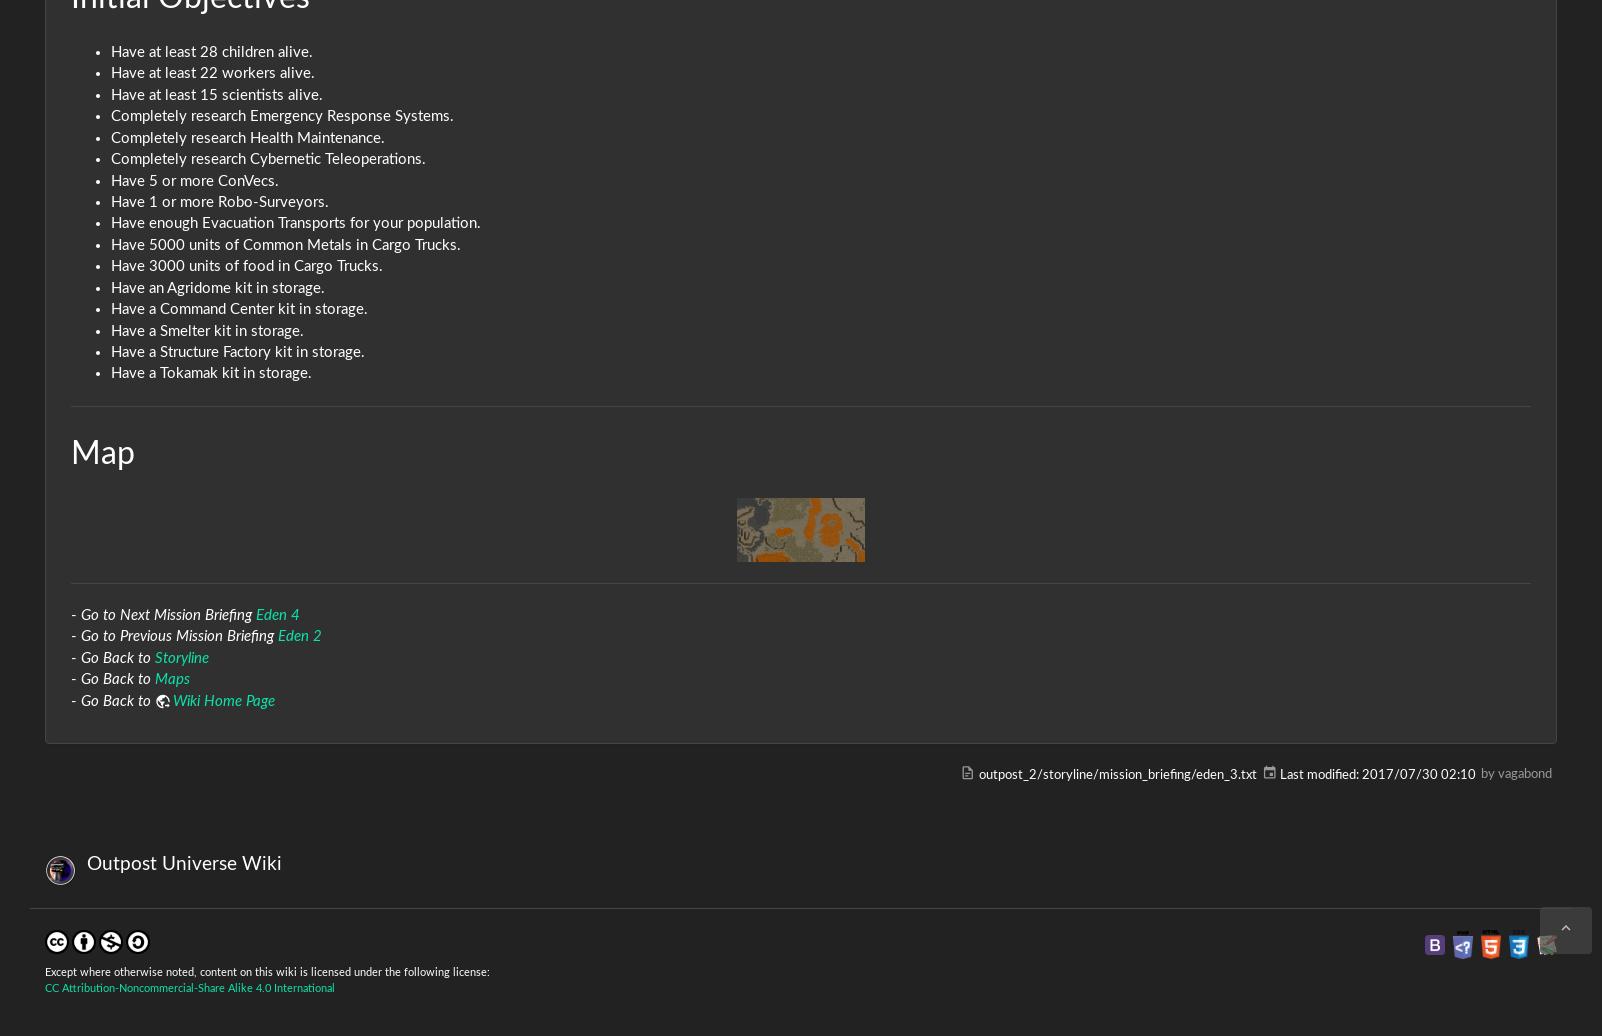 The height and width of the screenshot is (1036, 1602). I want to click on 'Storyline', so click(155, 657).